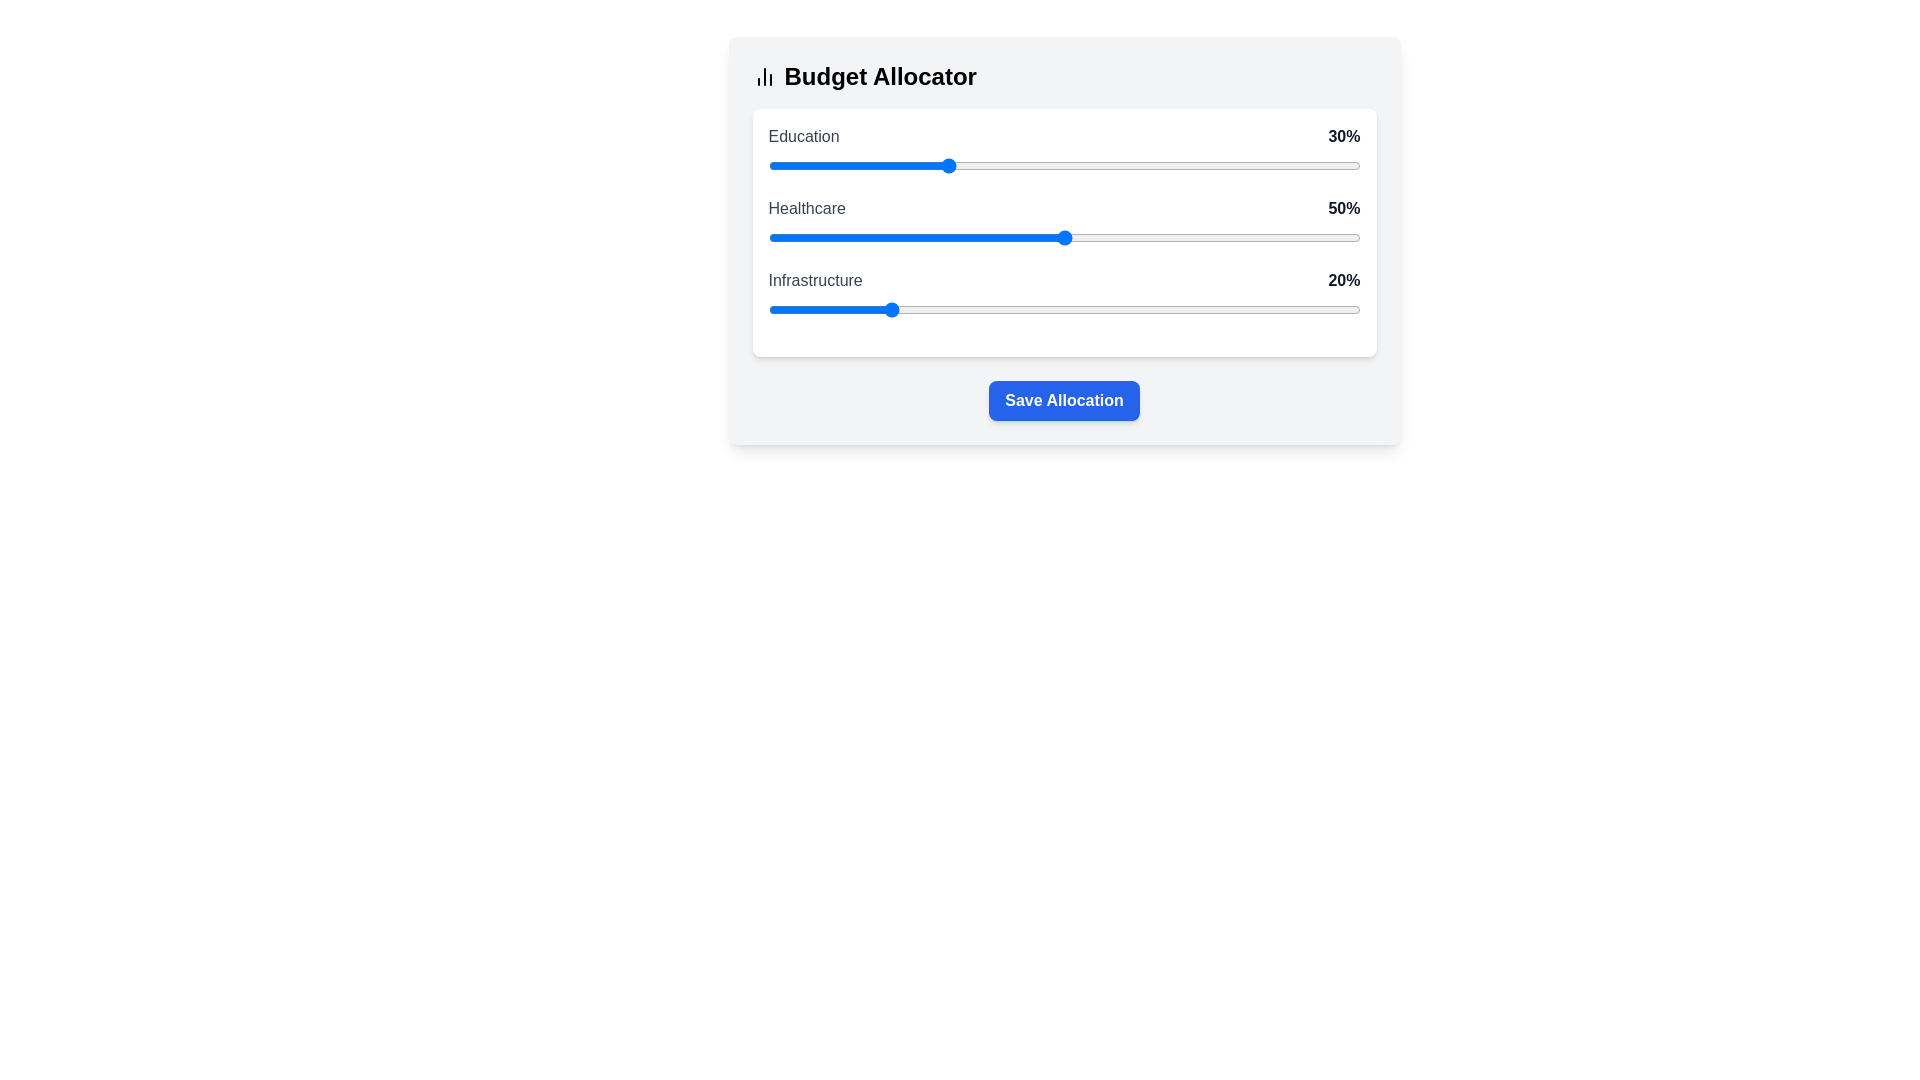  I want to click on healthcare allocation, so click(1153, 237).